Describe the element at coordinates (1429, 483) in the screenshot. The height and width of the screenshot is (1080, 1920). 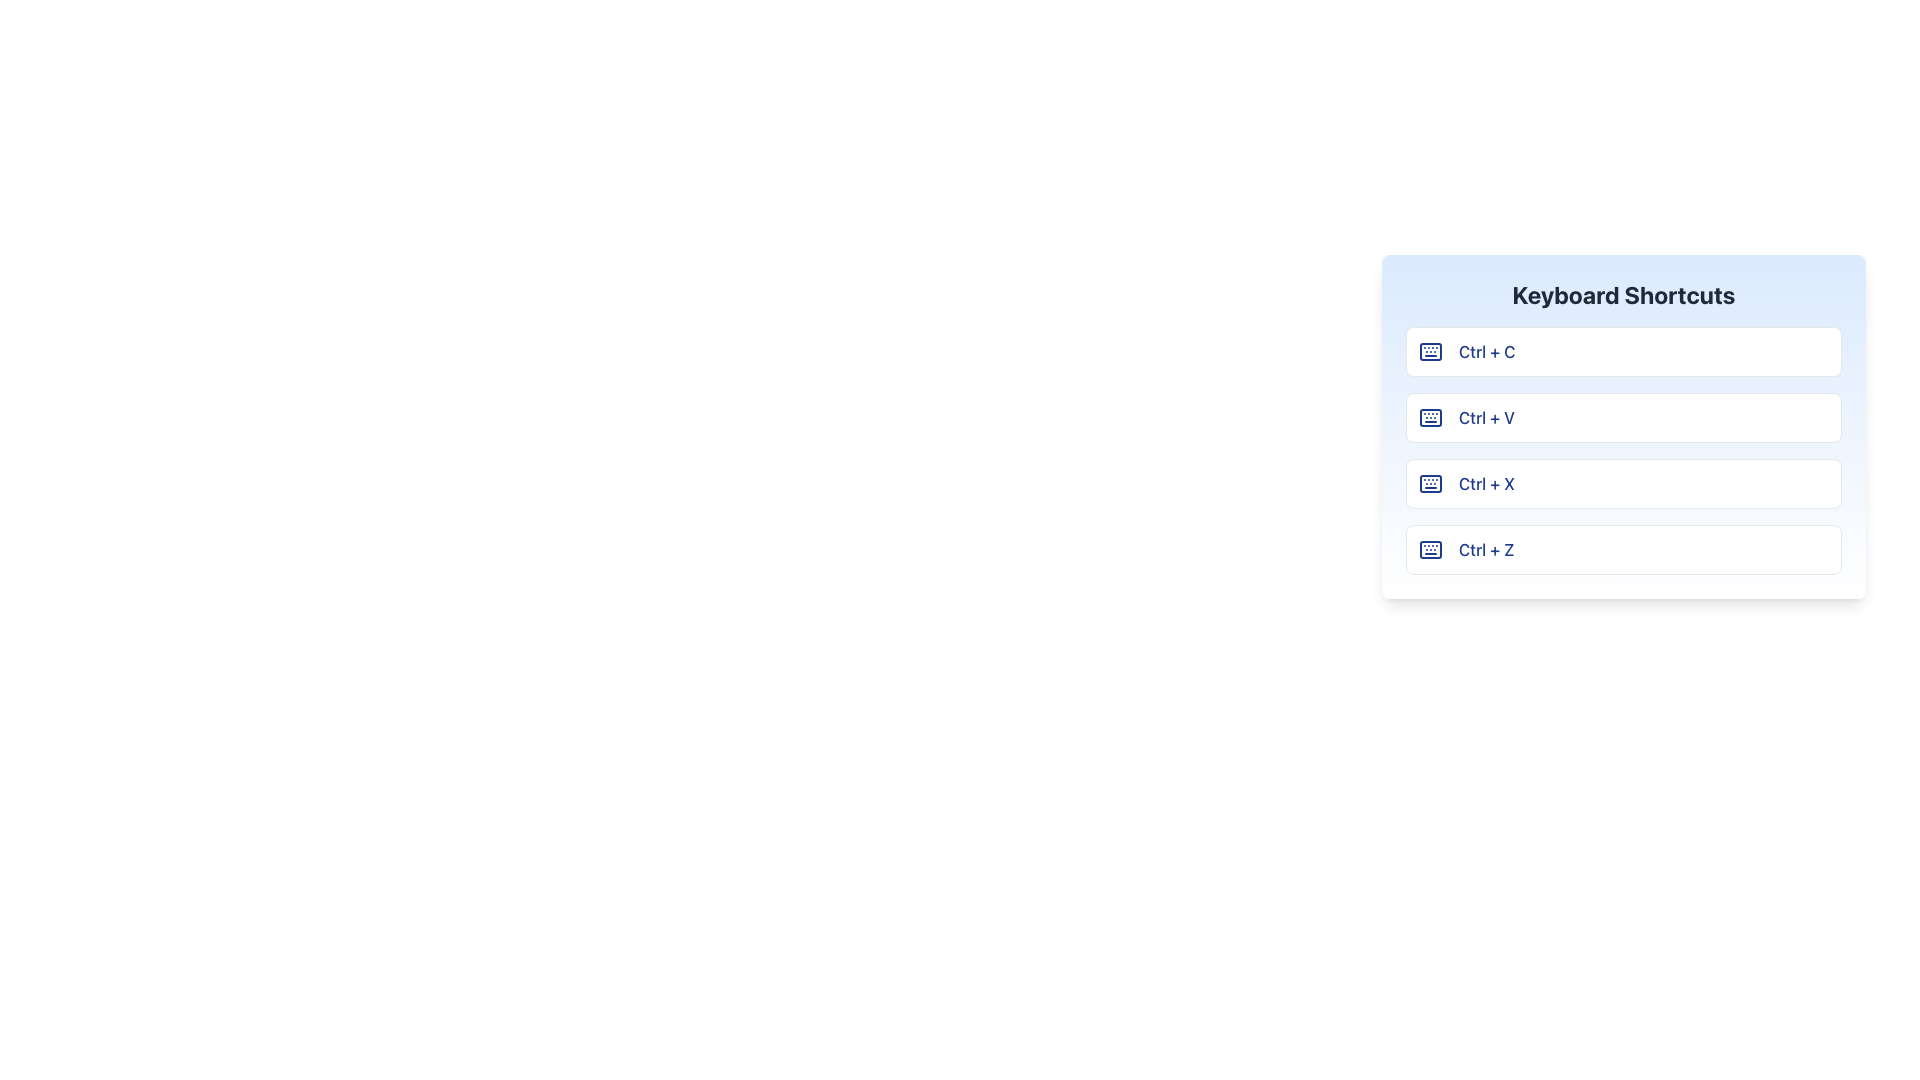
I see `the 'Cut' action icon, which is the third item in the vertical list of keyboard shortcuts, positioned between the 'Ctrl + V' and 'Ctrl + Z' items` at that location.